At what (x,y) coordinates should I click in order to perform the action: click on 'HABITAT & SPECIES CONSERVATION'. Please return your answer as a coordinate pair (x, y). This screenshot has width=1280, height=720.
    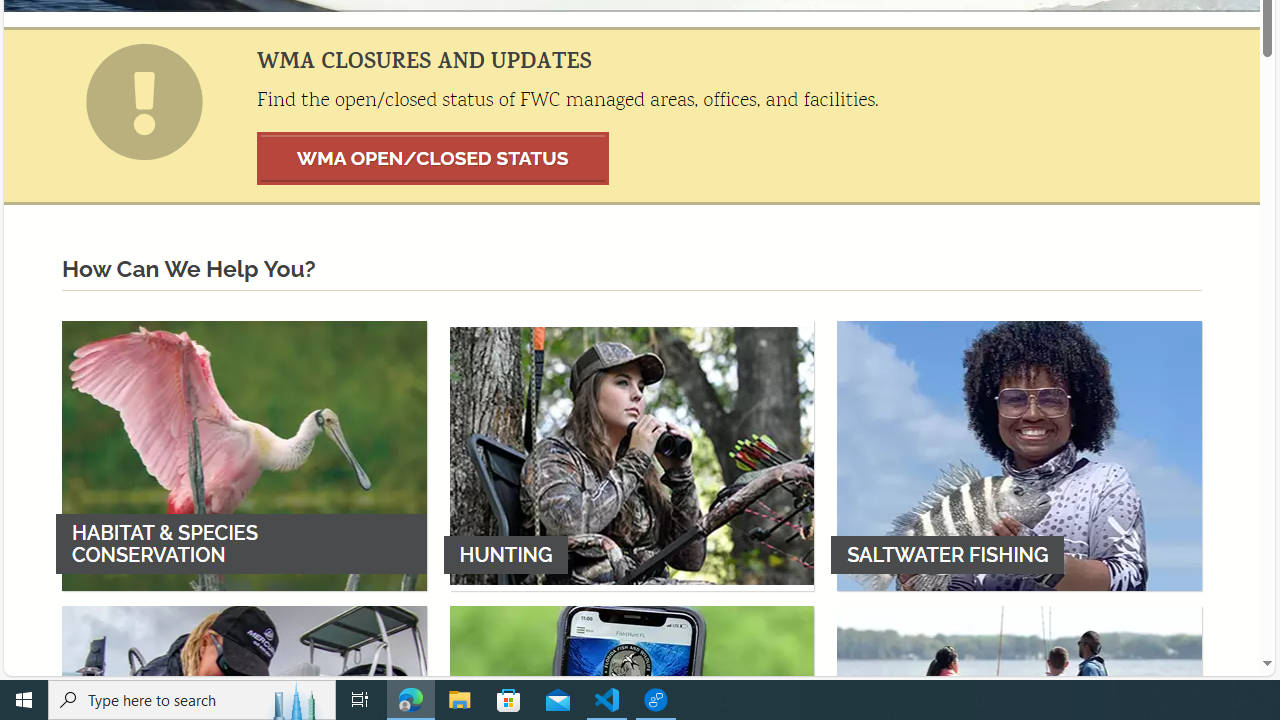
    Looking at the image, I should click on (243, 455).